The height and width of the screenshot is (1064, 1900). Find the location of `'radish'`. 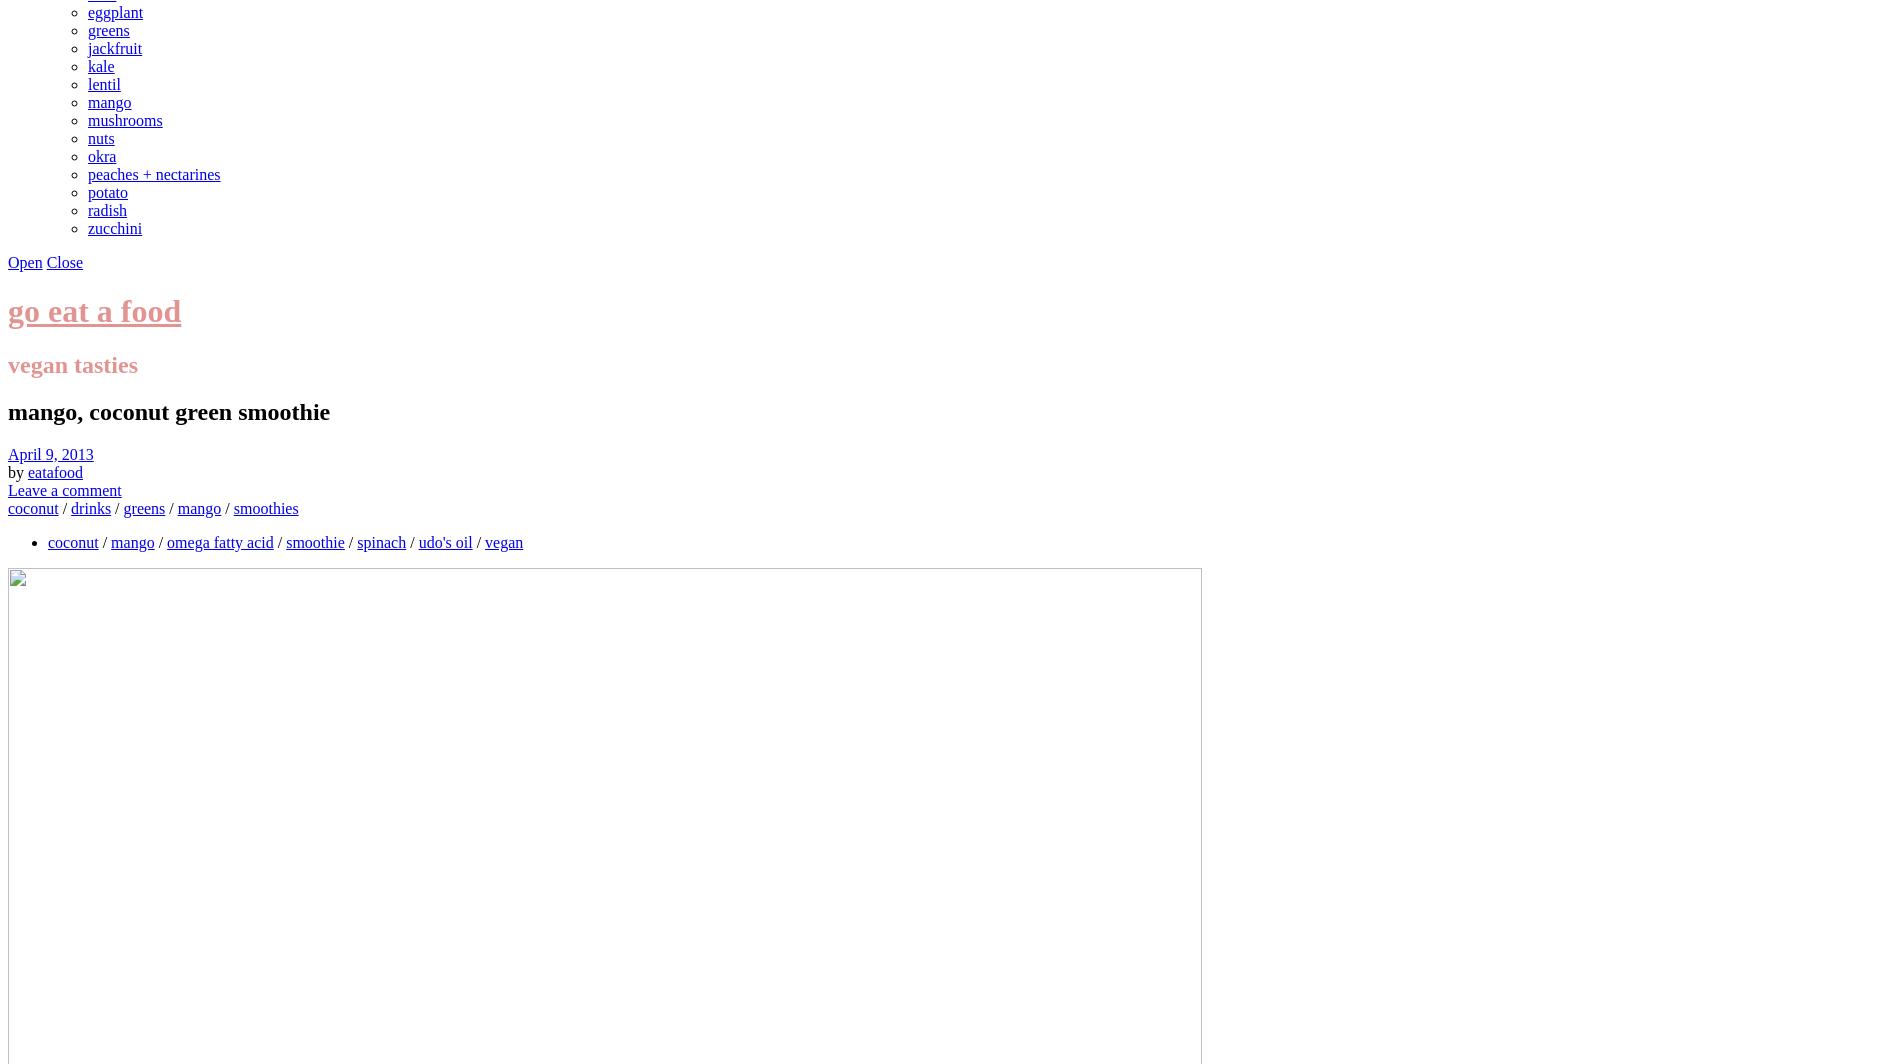

'radish' is located at coordinates (107, 210).